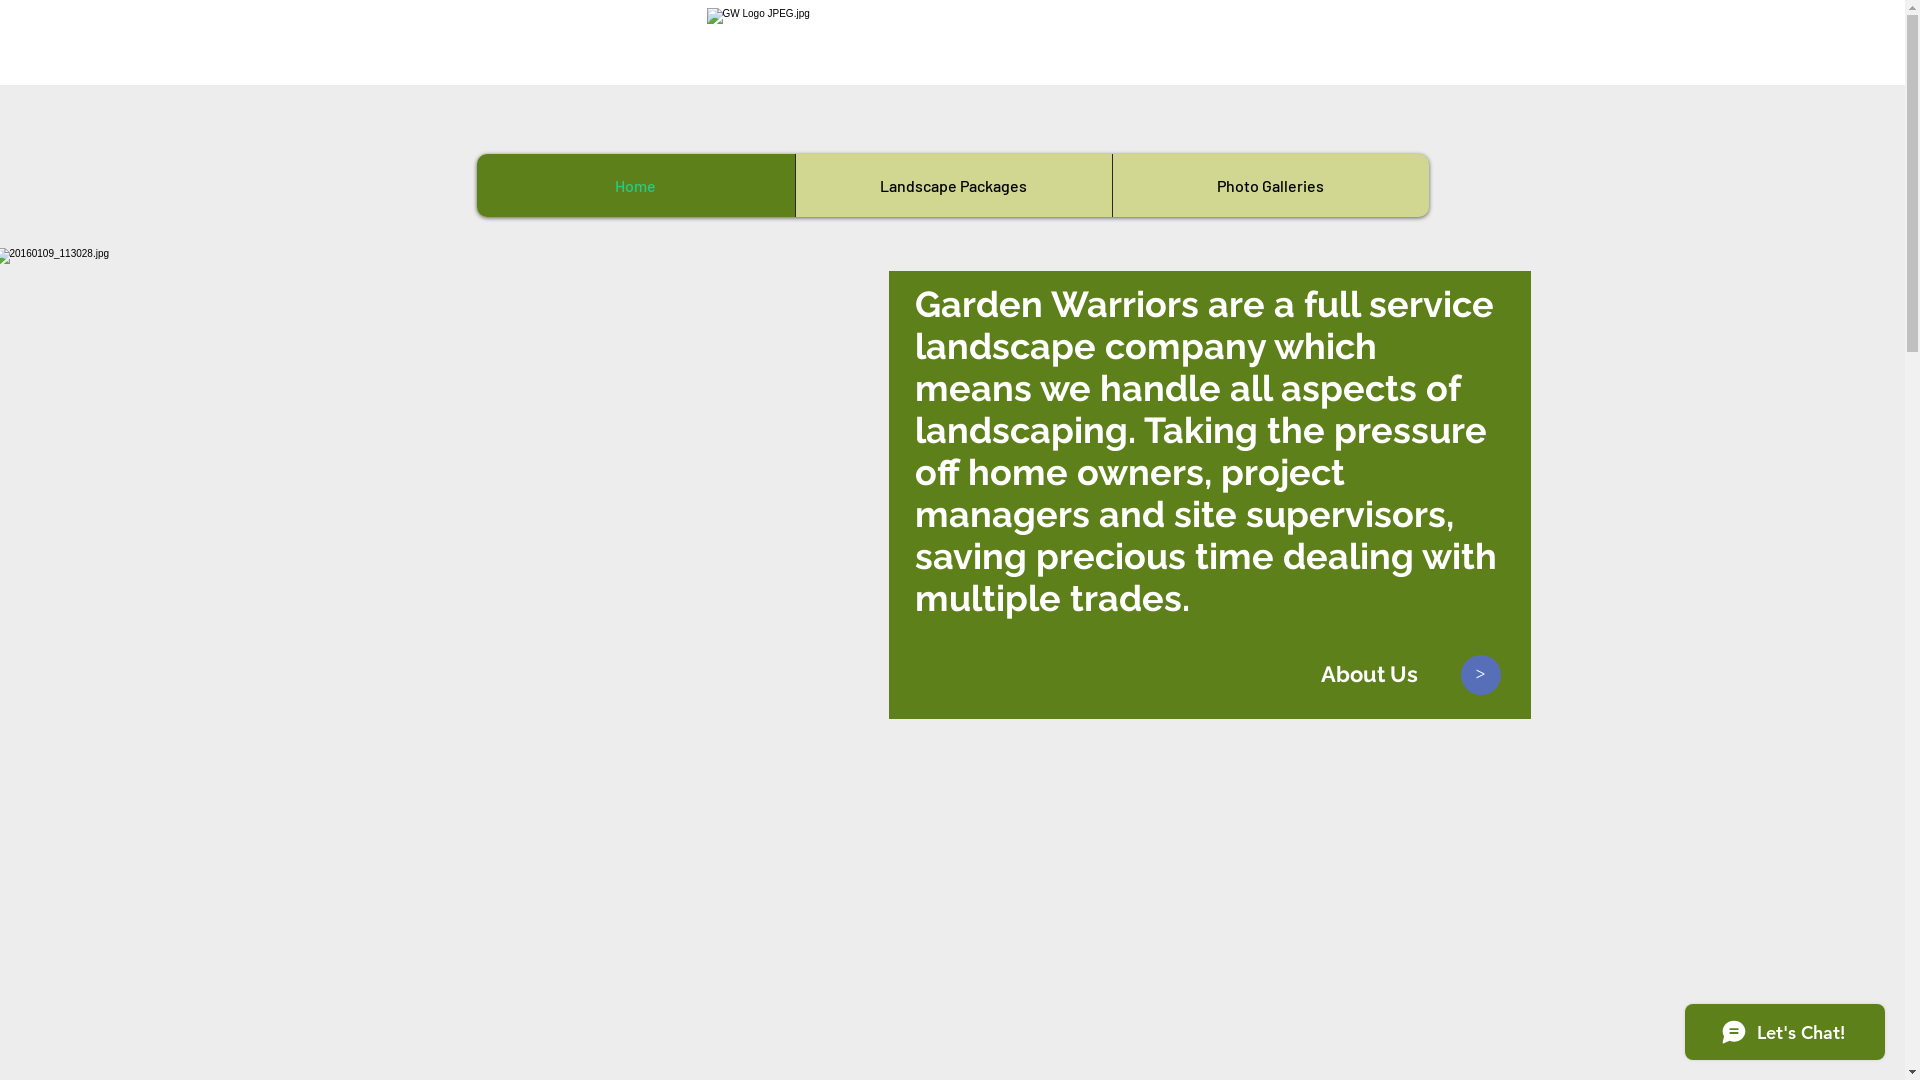  Describe the element at coordinates (1481, 675) in the screenshot. I see `'>'` at that location.